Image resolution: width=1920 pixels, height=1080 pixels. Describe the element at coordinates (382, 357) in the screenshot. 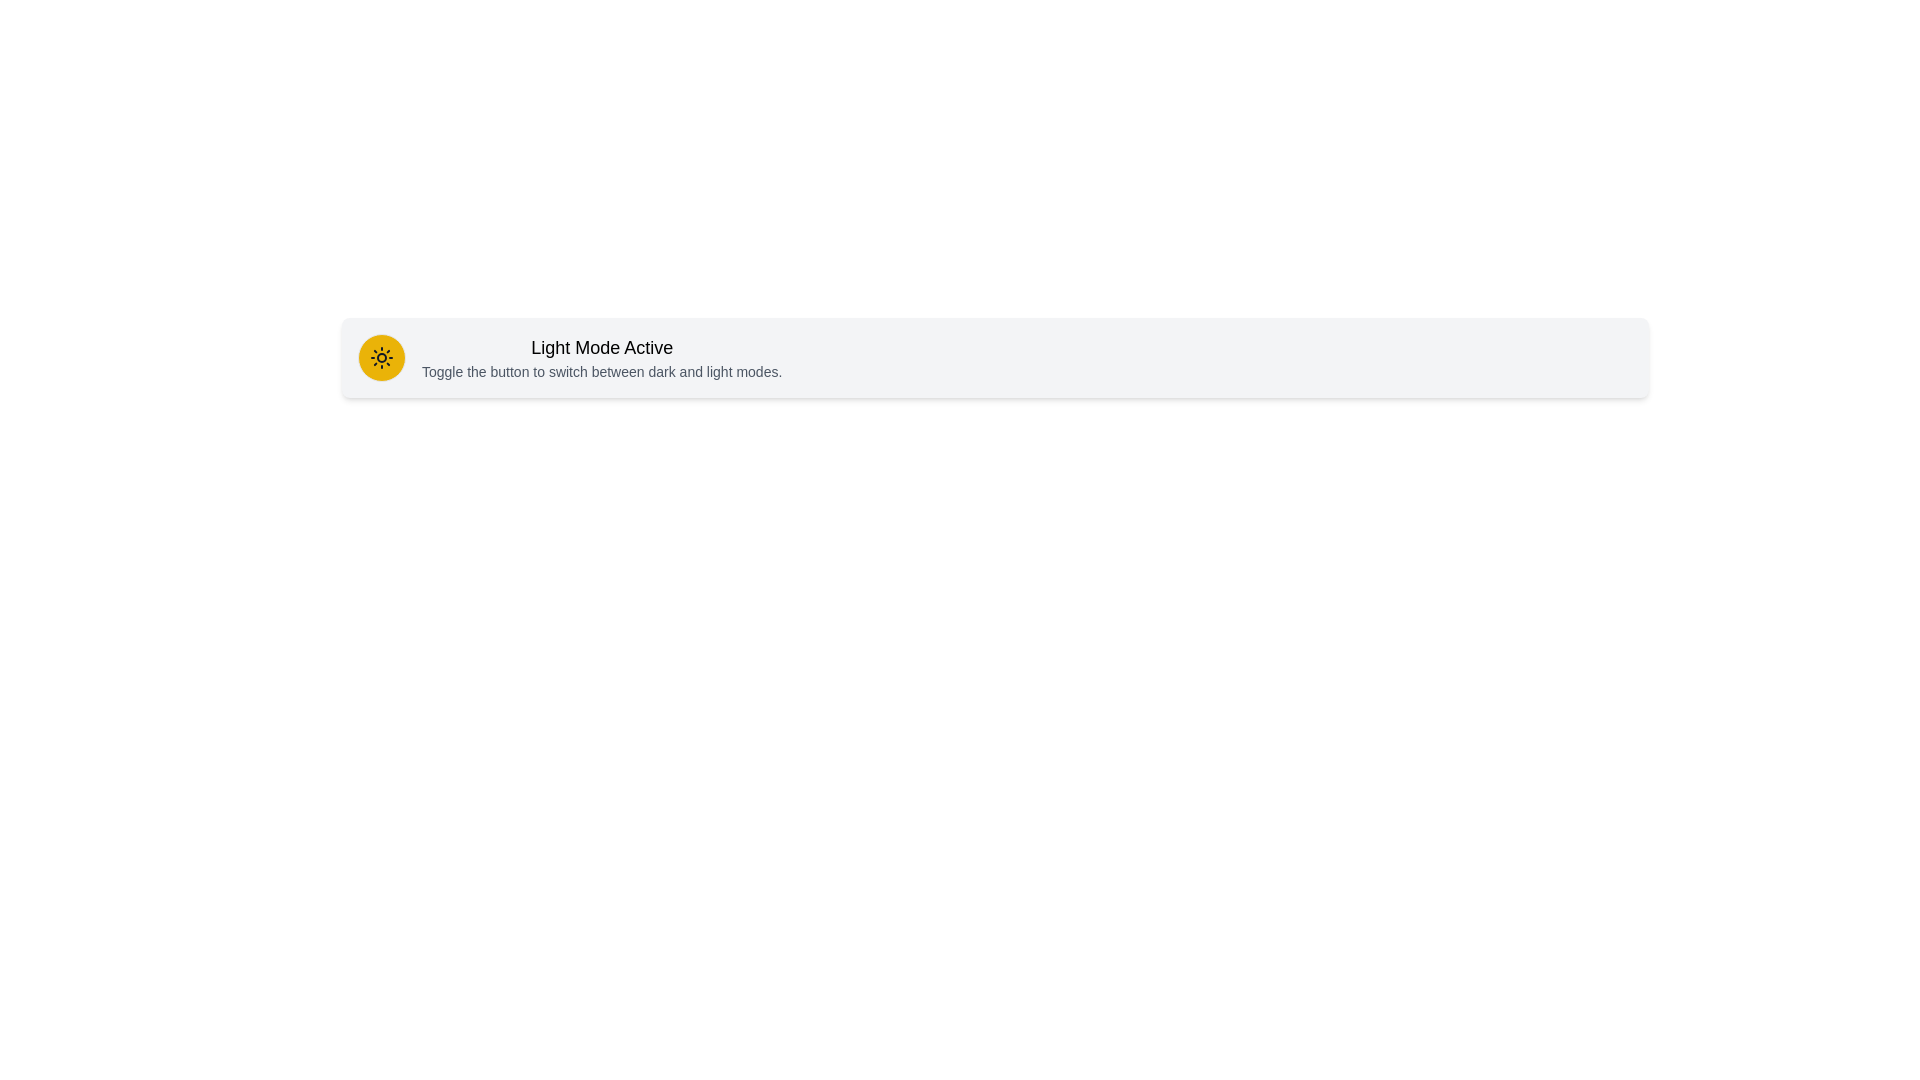

I see `the circular button with a yellow background that indicates the light mode setting, located to the left of the 'Light Mode Active' text` at that location.